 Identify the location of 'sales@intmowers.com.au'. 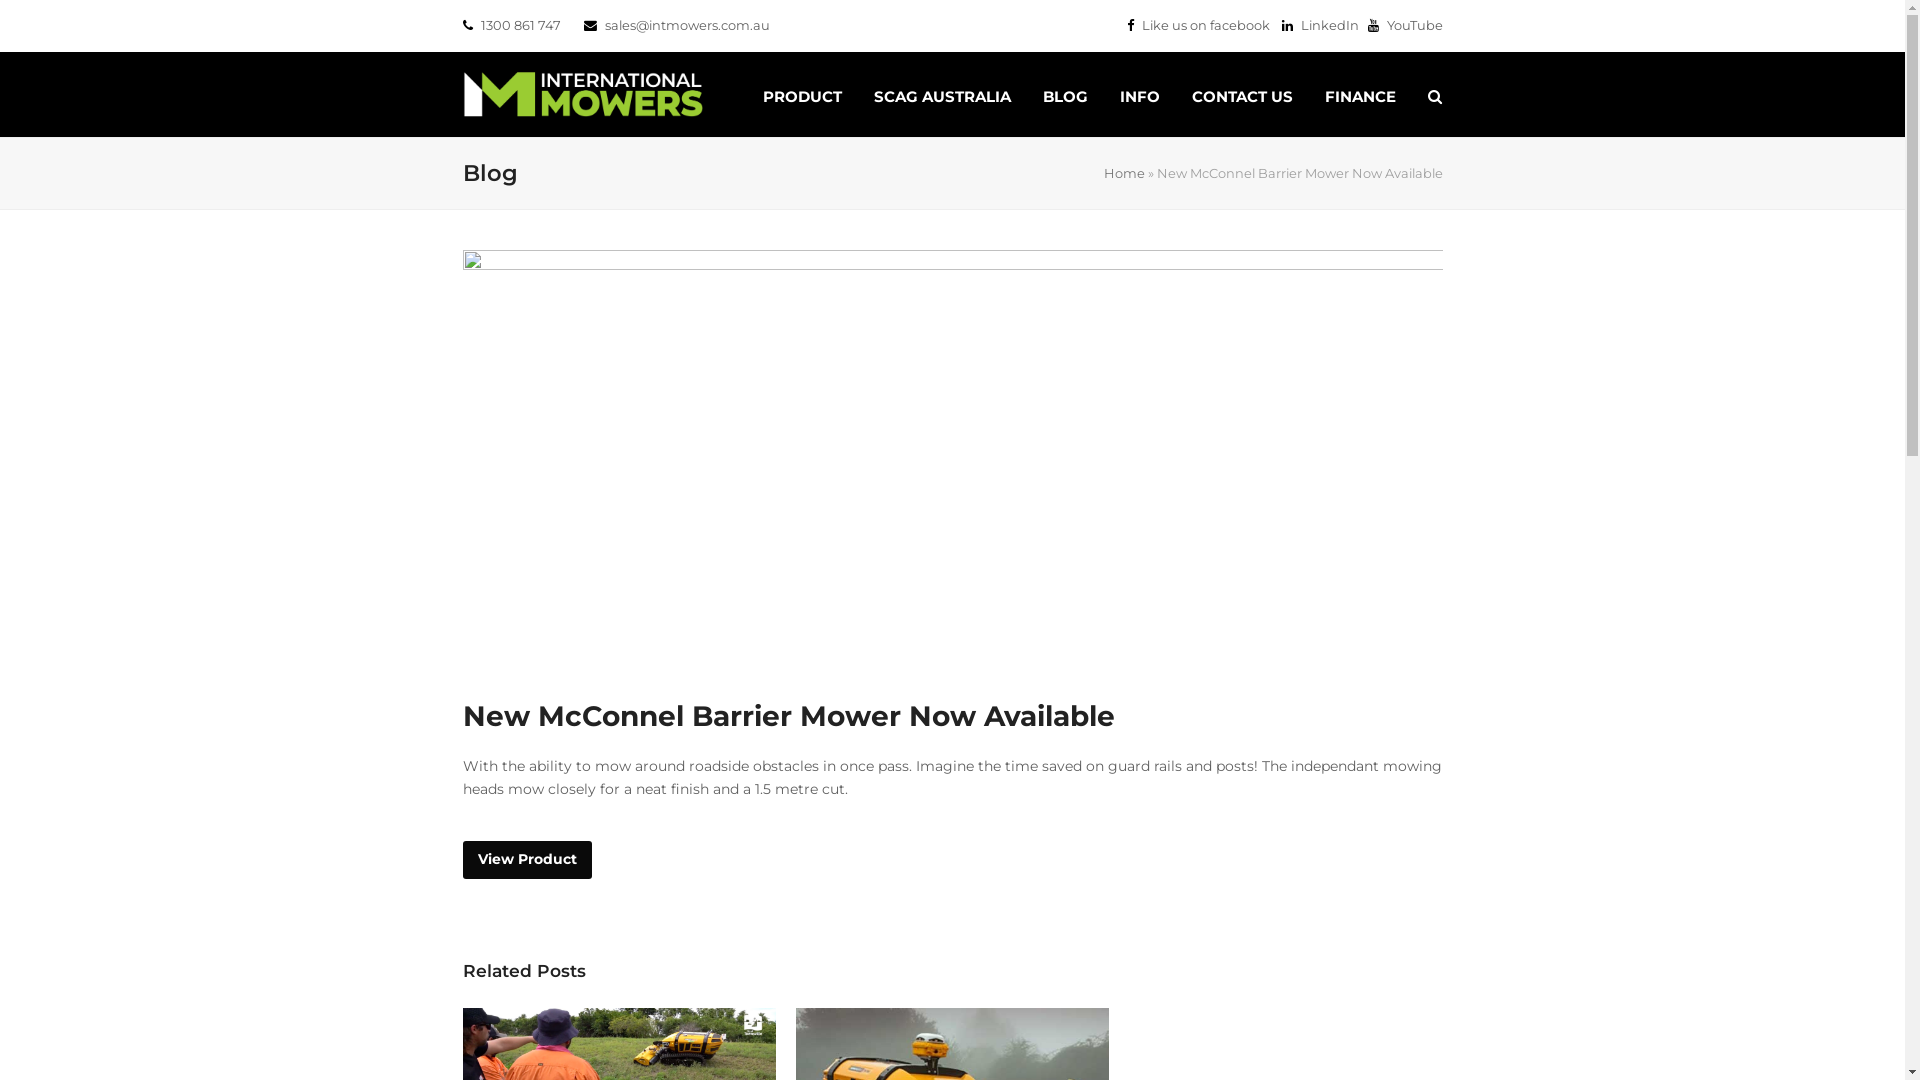
(686, 24).